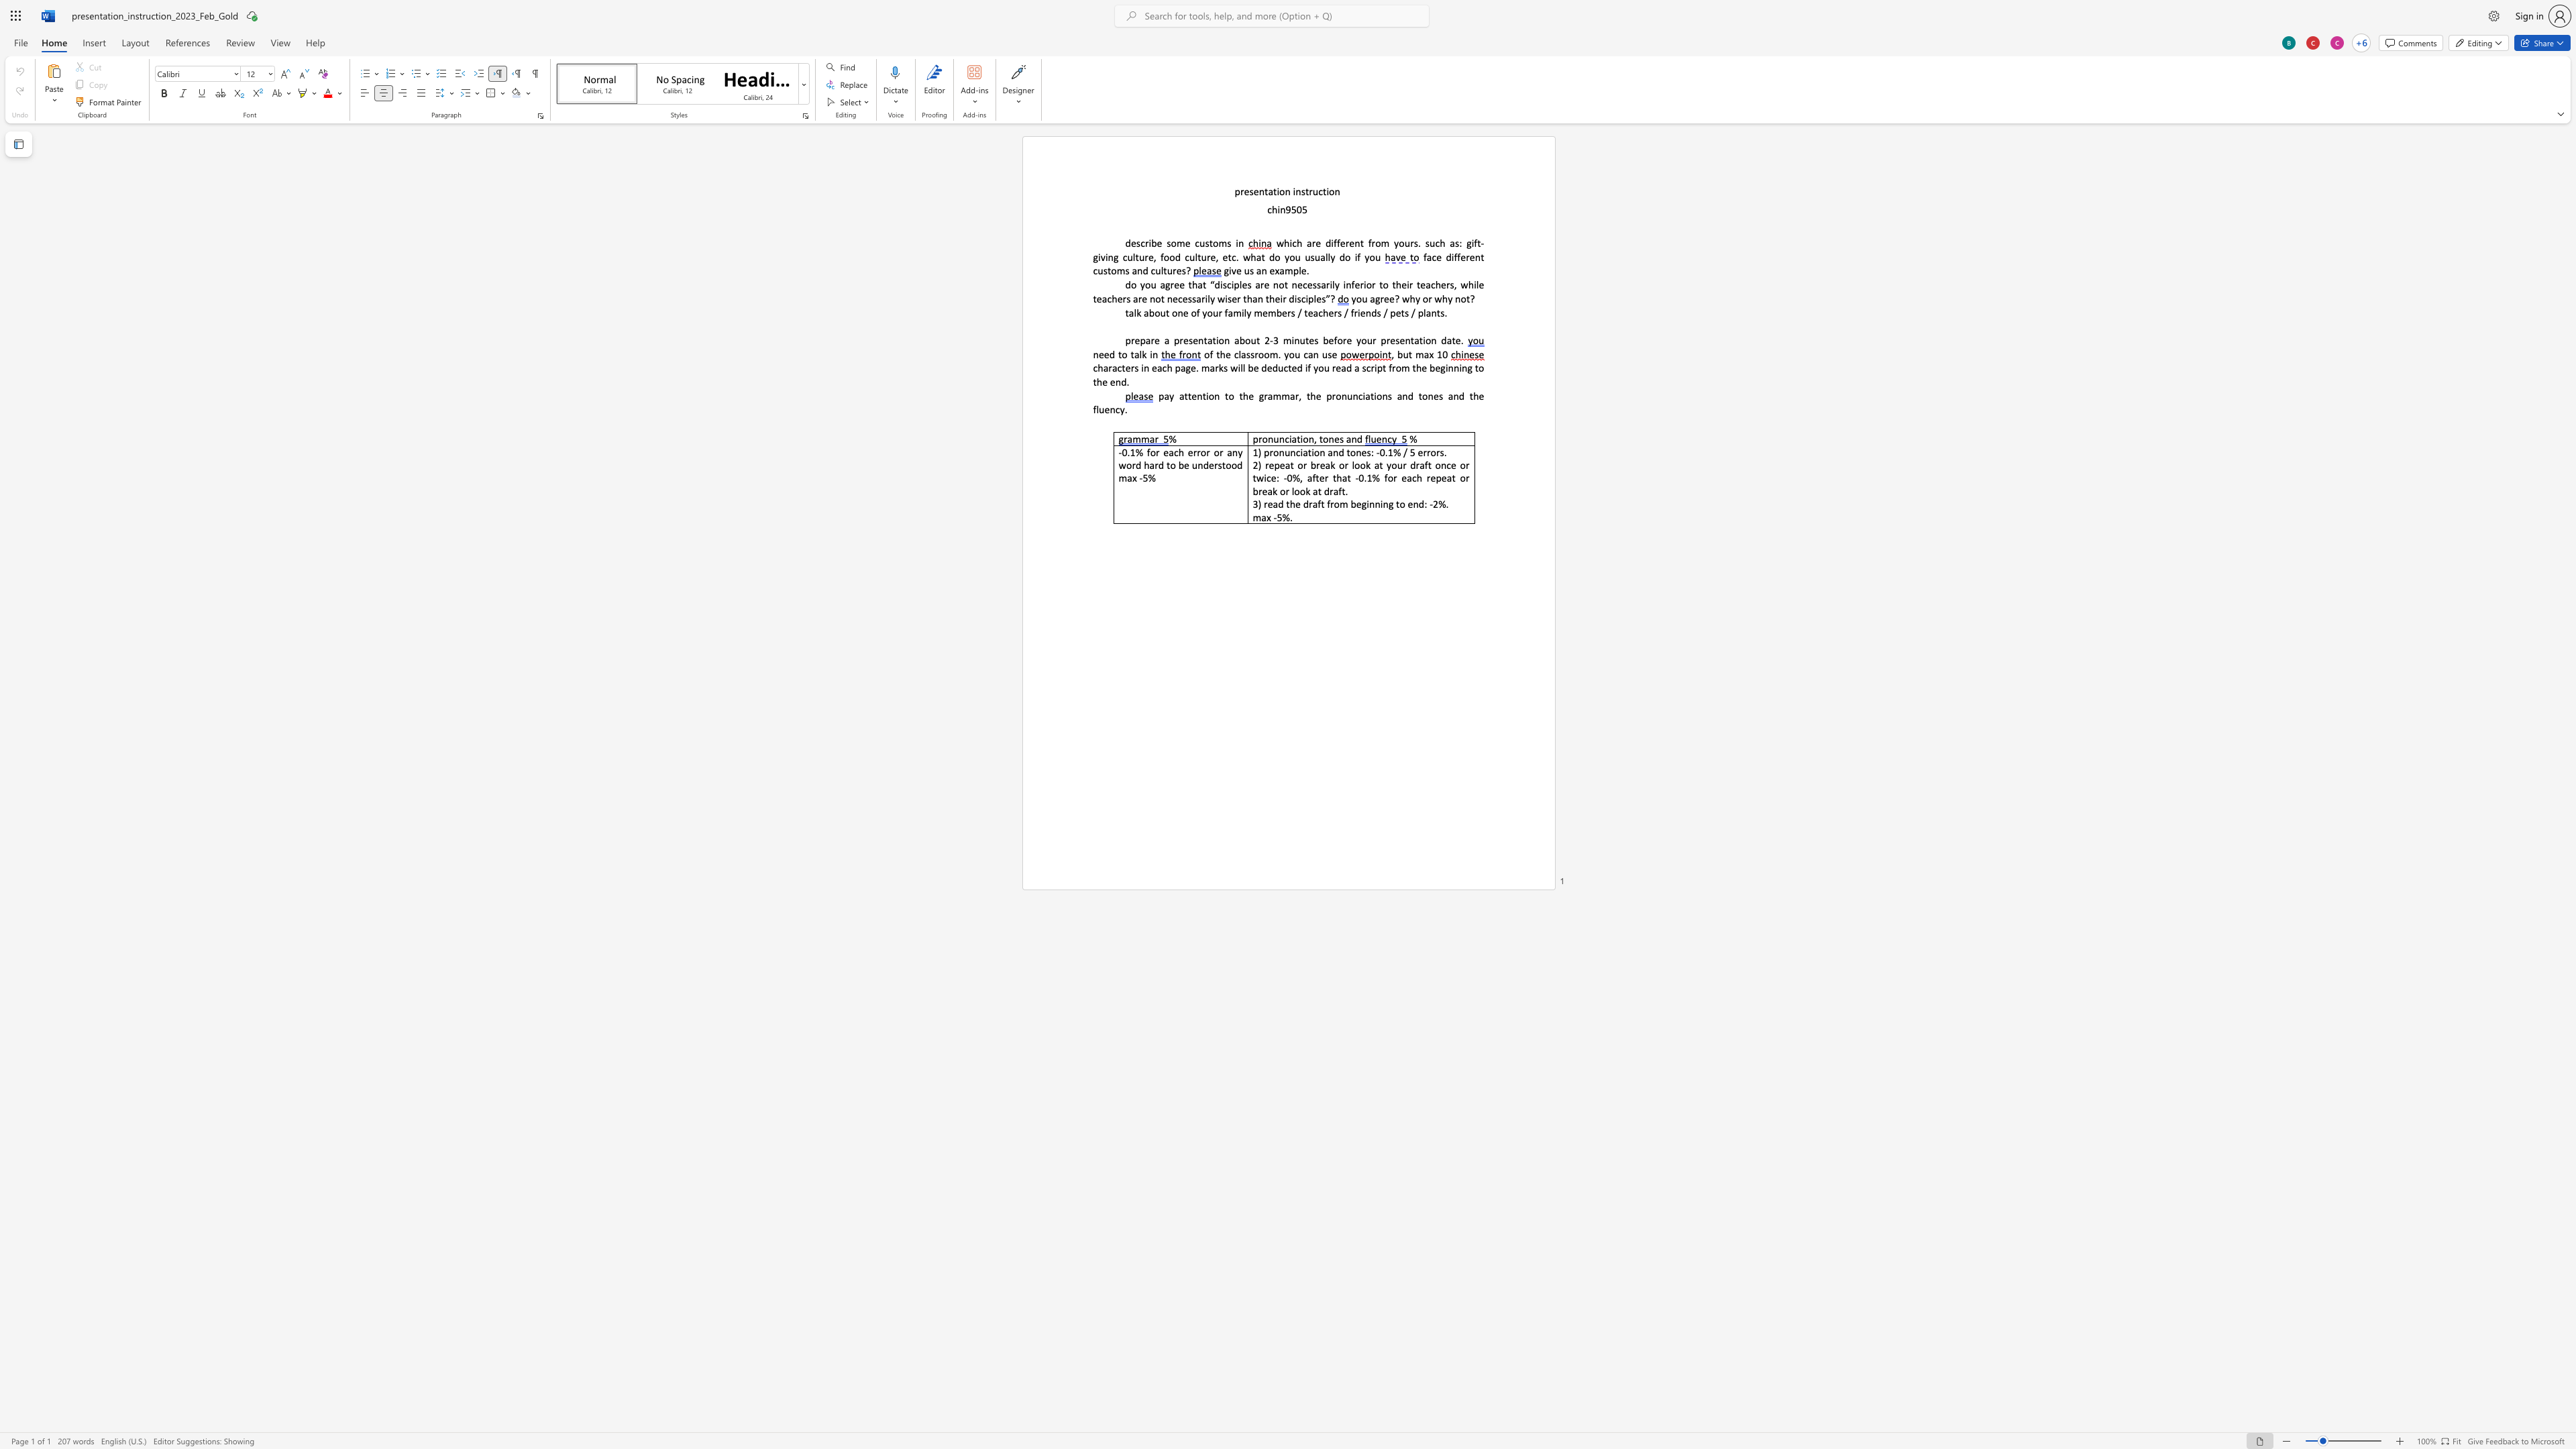 The width and height of the screenshot is (2576, 1449). I want to click on the space between the continuous character "m" and "s" in the text, so click(1226, 242).